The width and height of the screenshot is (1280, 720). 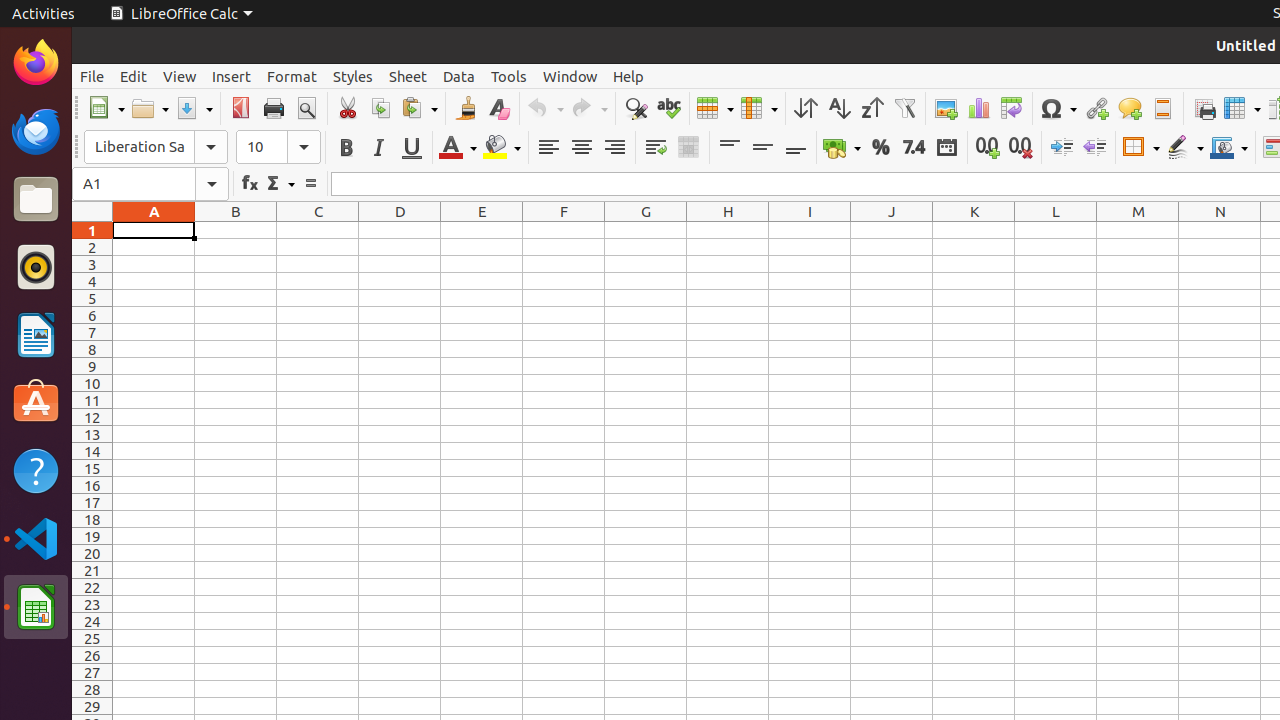 I want to click on 'Edit', so click(x=132, y=75).